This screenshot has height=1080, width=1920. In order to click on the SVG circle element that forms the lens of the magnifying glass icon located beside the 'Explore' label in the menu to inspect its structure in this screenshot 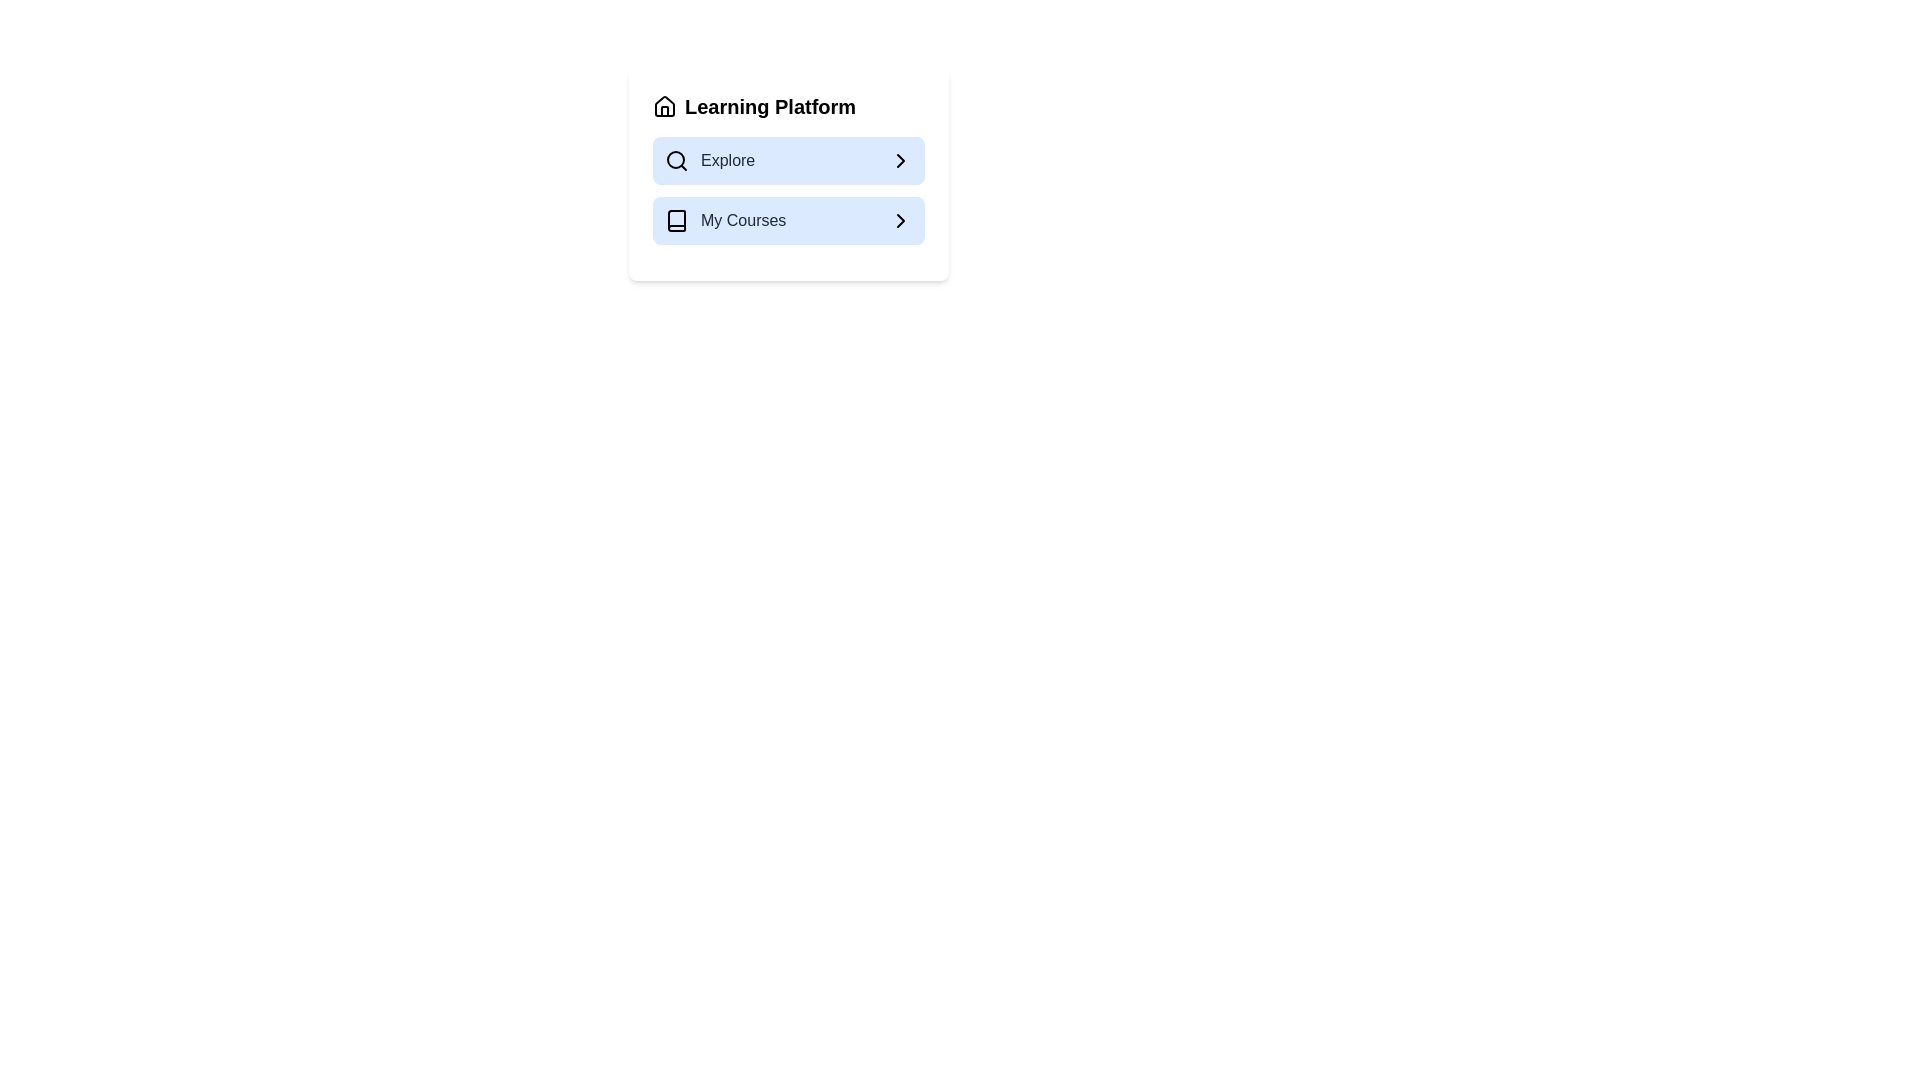, I will do `click(676, 158)`.